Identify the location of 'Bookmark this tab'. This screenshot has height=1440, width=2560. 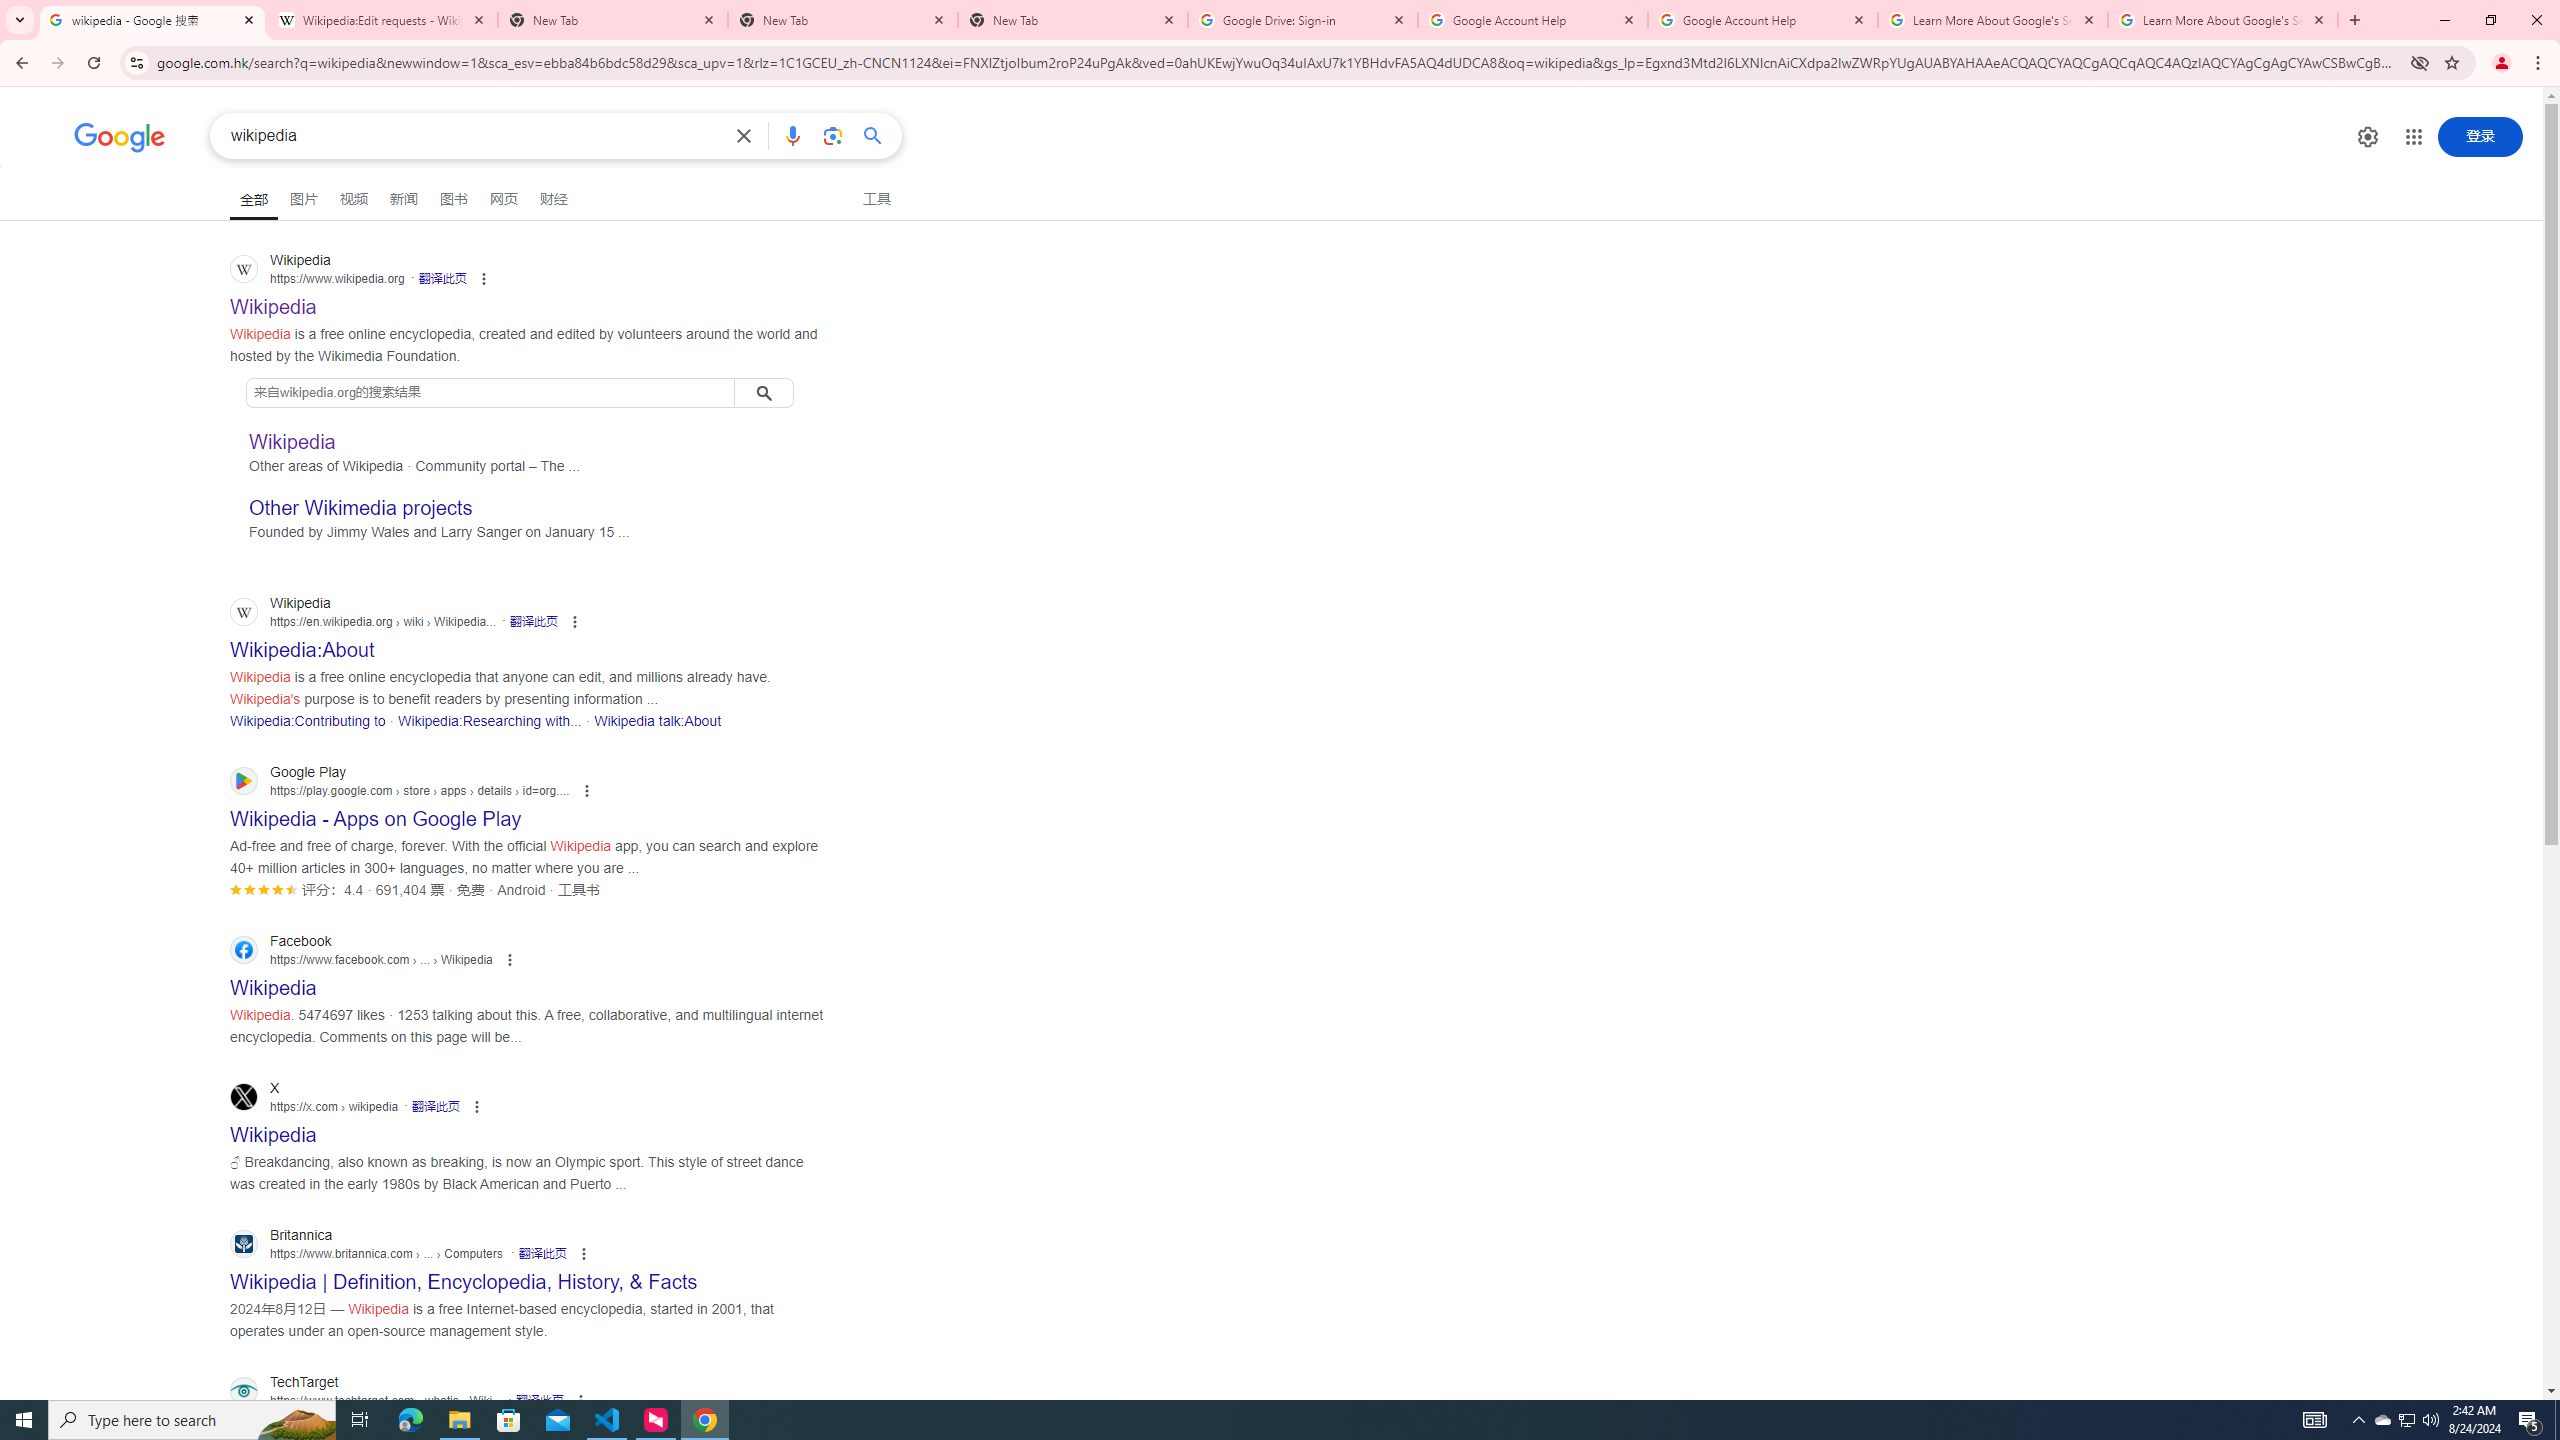
(2450, 61).